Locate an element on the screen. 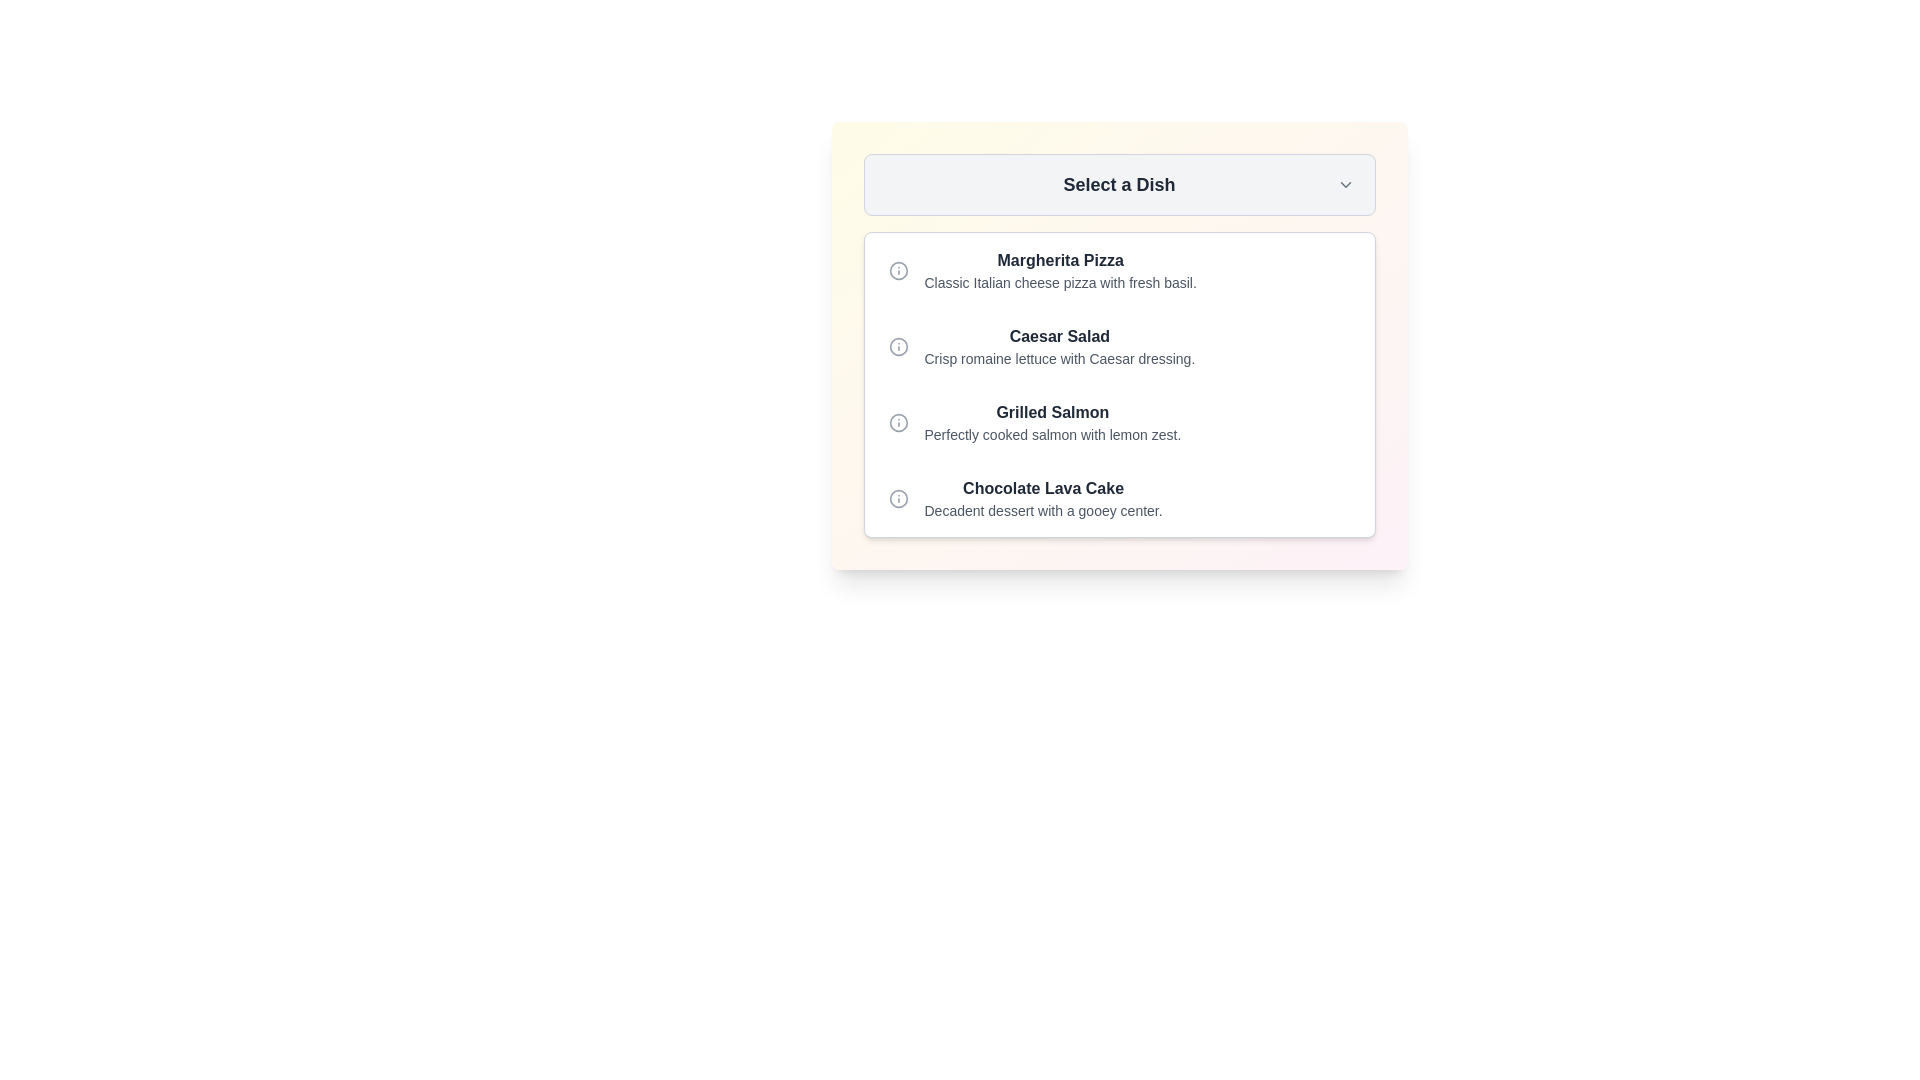 This screenshot has width=1920, height=1080. descriptive text located beneath the bold label 'Margherita Pizza', which states: 'Classic Italian cheese pizza with fresh basil.' is located at coordinates (1059, 282).